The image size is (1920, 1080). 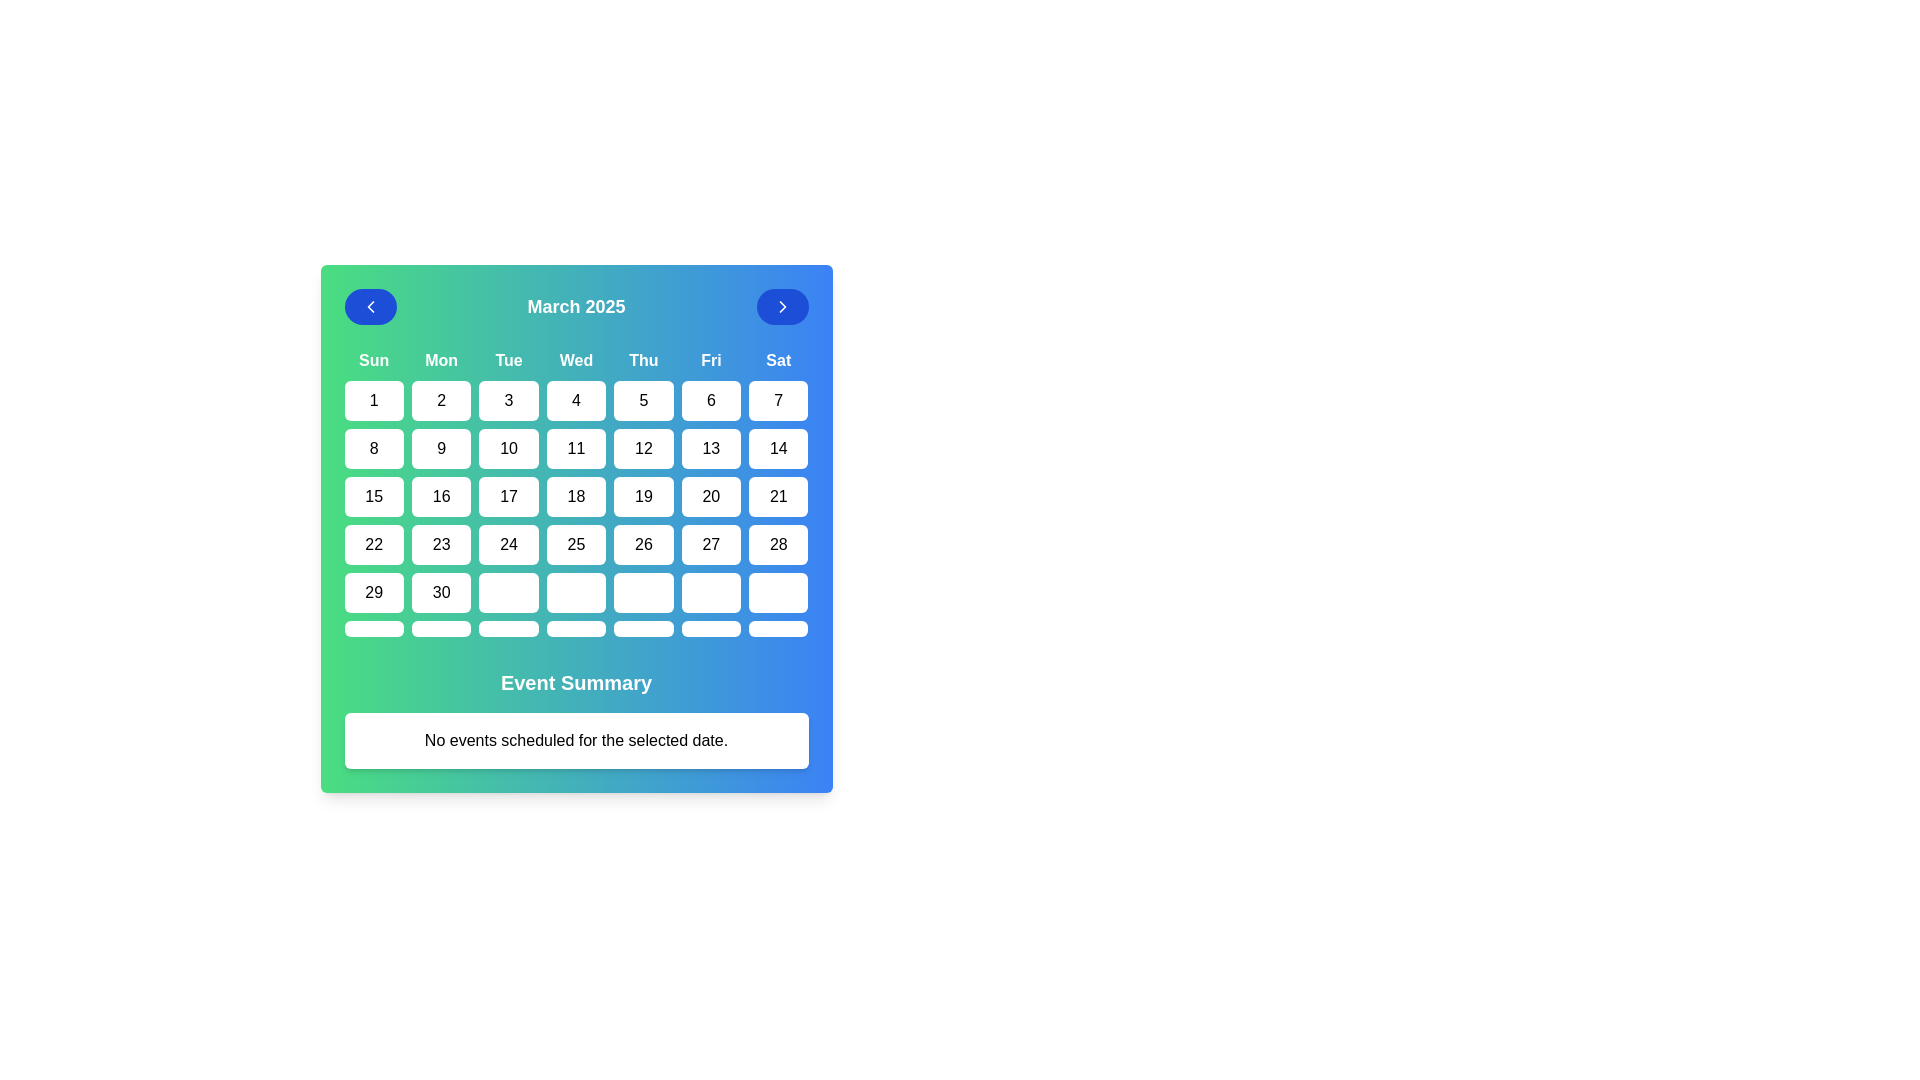 What do you see at coordinates (777, 496) in the screenshot?
I see `the button displaying the number '21' in the calendar interface` at bounding box center [777, 496].